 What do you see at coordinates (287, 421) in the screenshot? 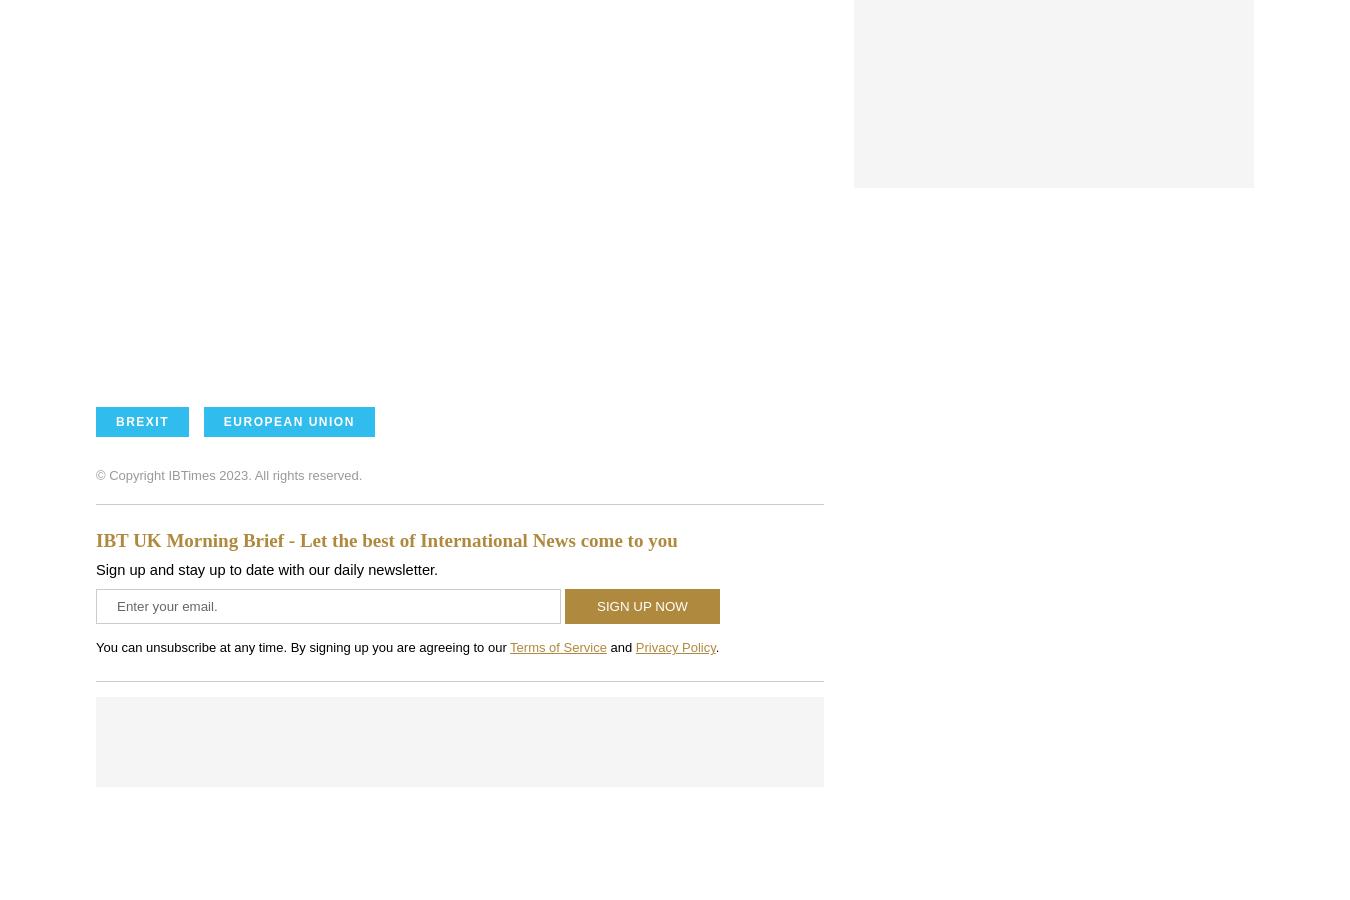
I see `'European Union'` at bounding box center [287, 421].